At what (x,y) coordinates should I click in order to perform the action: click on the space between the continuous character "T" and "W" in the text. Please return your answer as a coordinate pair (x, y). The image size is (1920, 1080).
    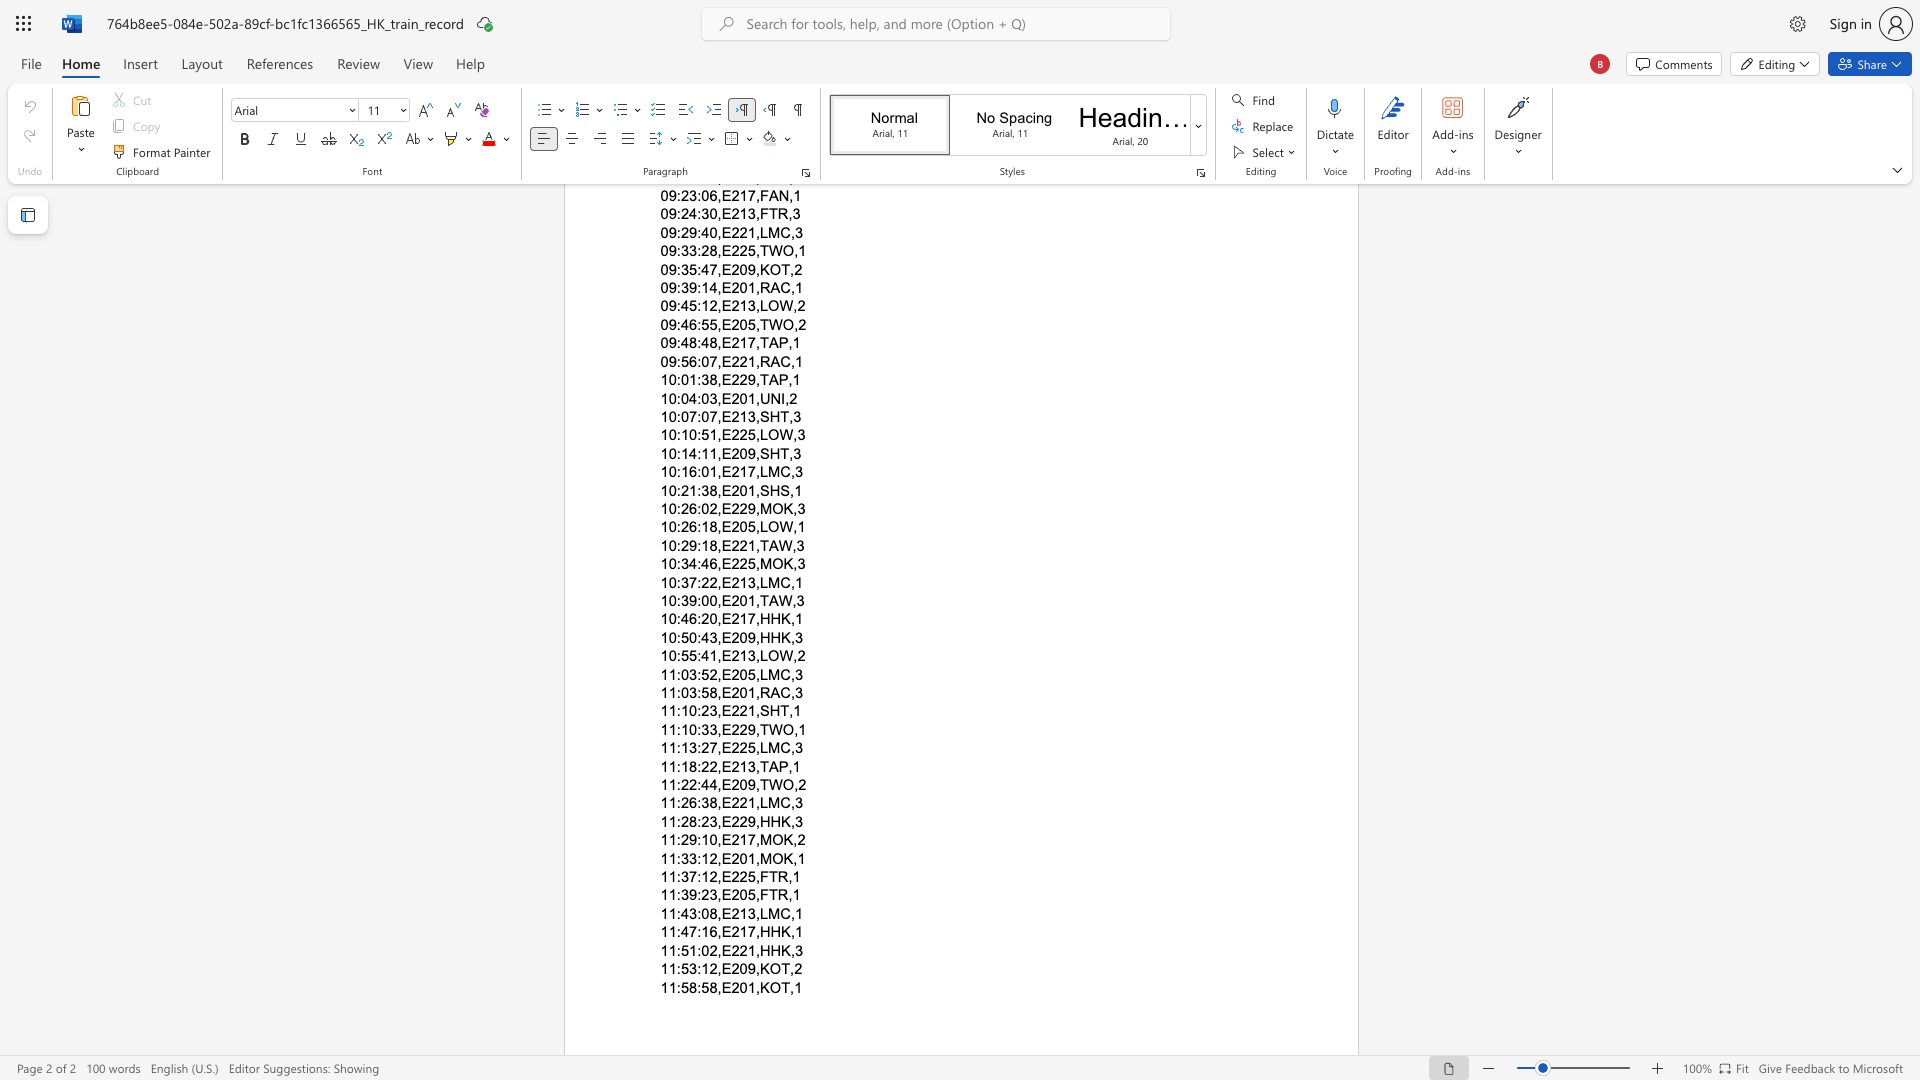
    Looking at the image, I should click on (769, 784).